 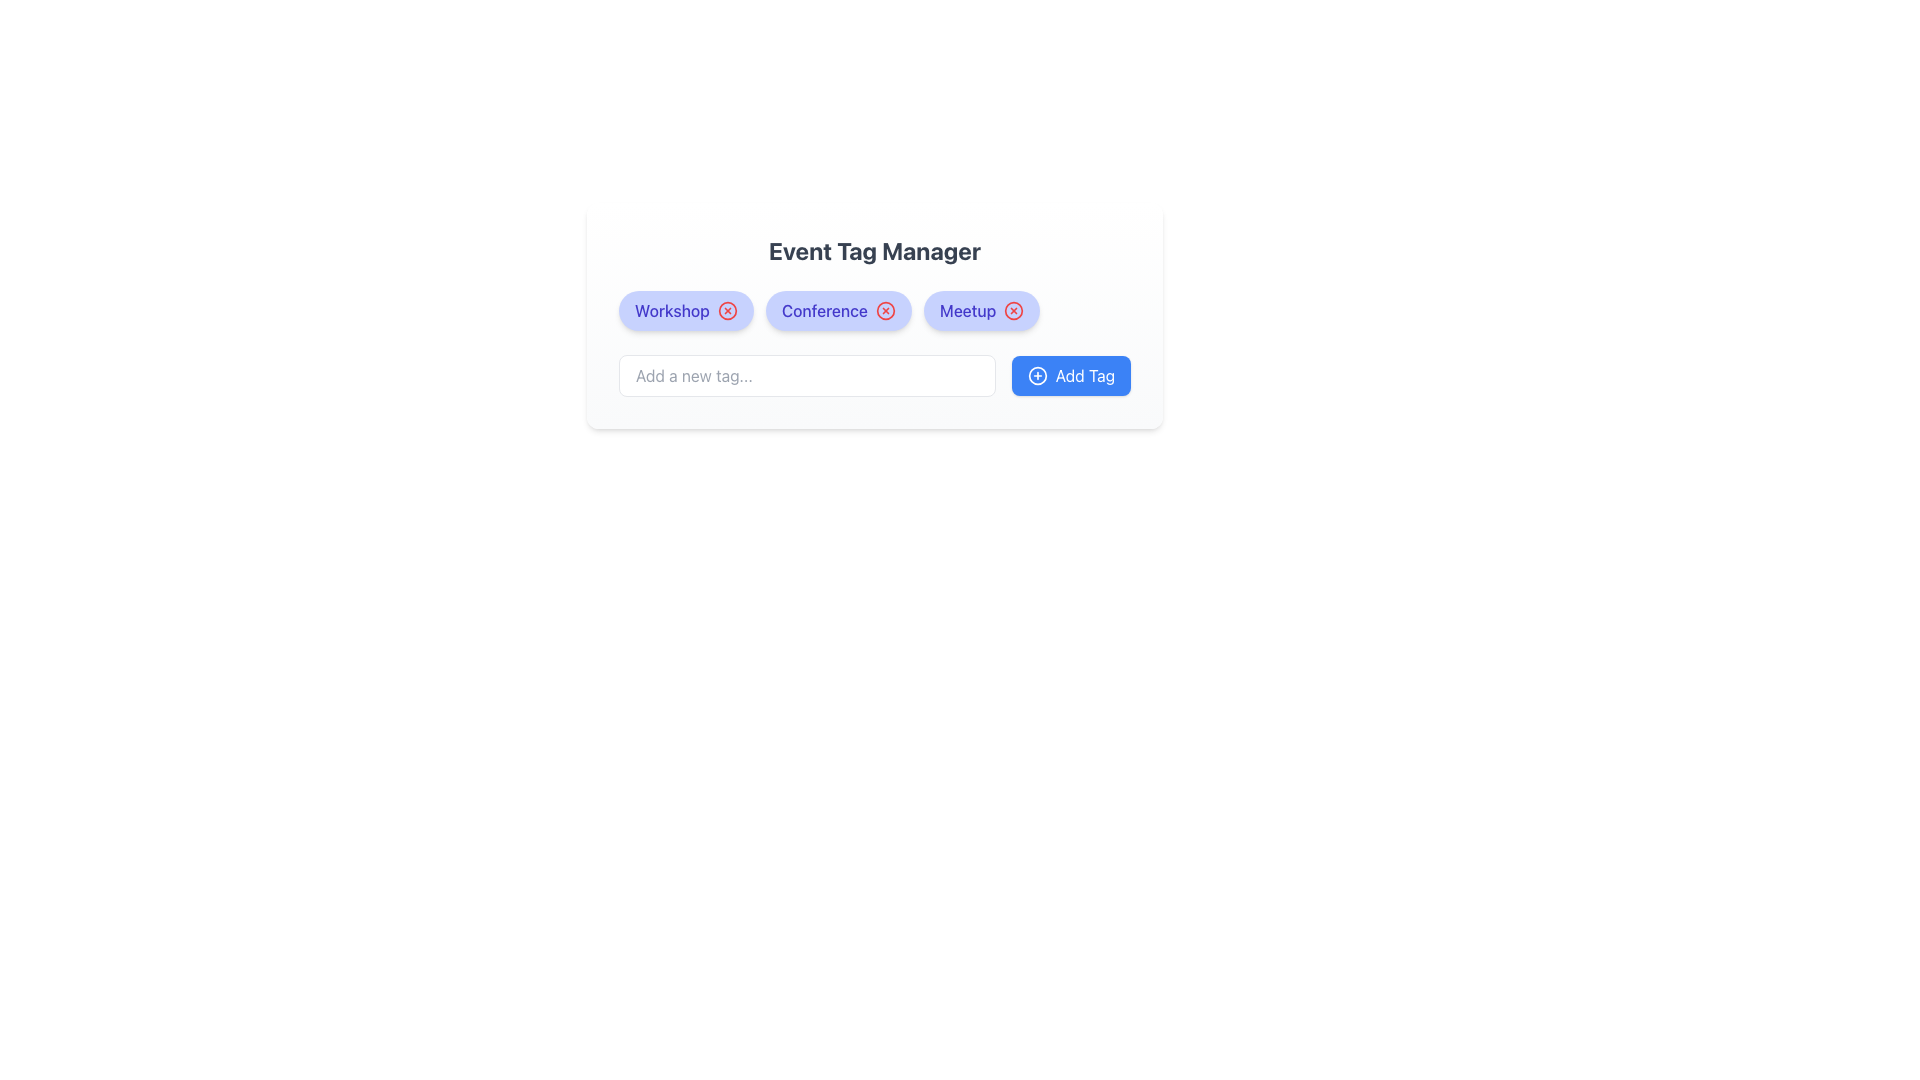 What do you see at coordinates (982, 311) in the screenshot?
I see `the 'Meetup' pill-shaped badge to focus or interact with it, allowing for potential removal of the tag` at bounding box center [982, 311].